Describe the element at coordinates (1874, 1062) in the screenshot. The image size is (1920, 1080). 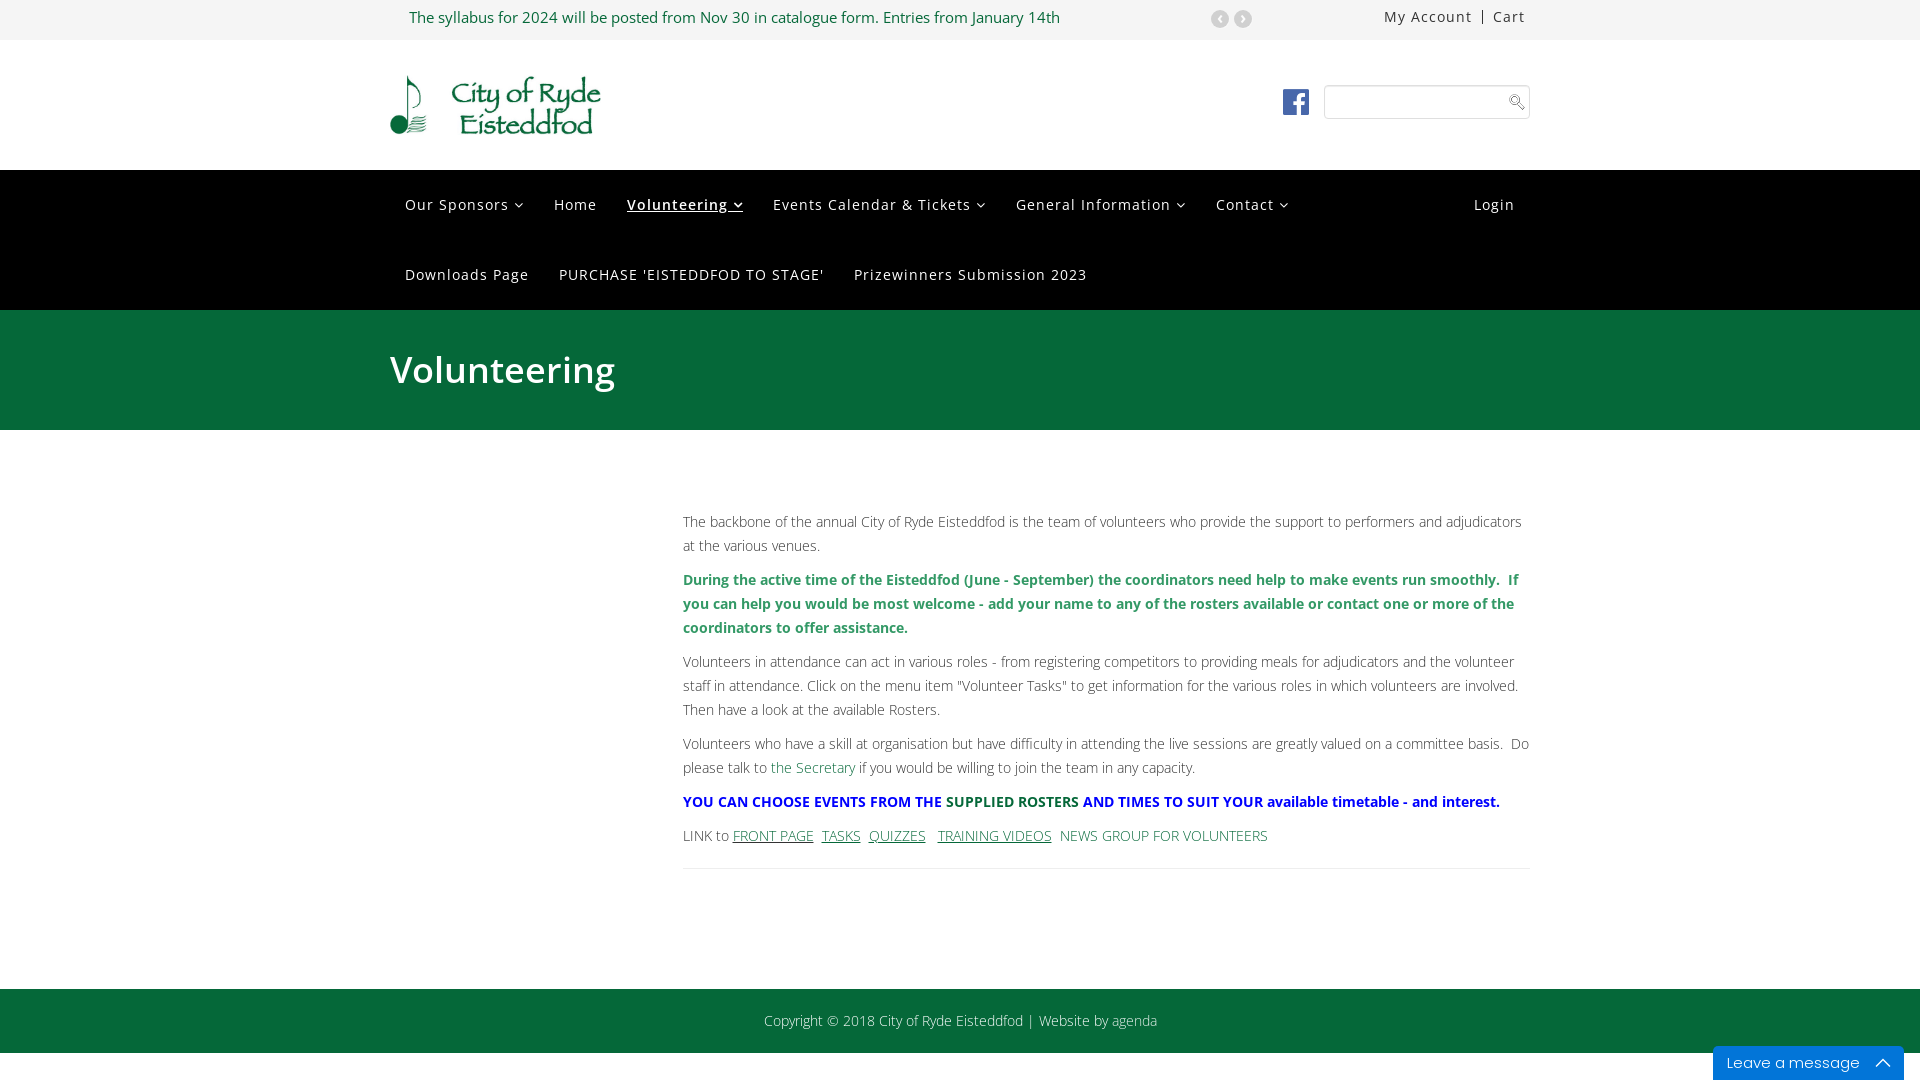
I see `'Maximize'` at that location.